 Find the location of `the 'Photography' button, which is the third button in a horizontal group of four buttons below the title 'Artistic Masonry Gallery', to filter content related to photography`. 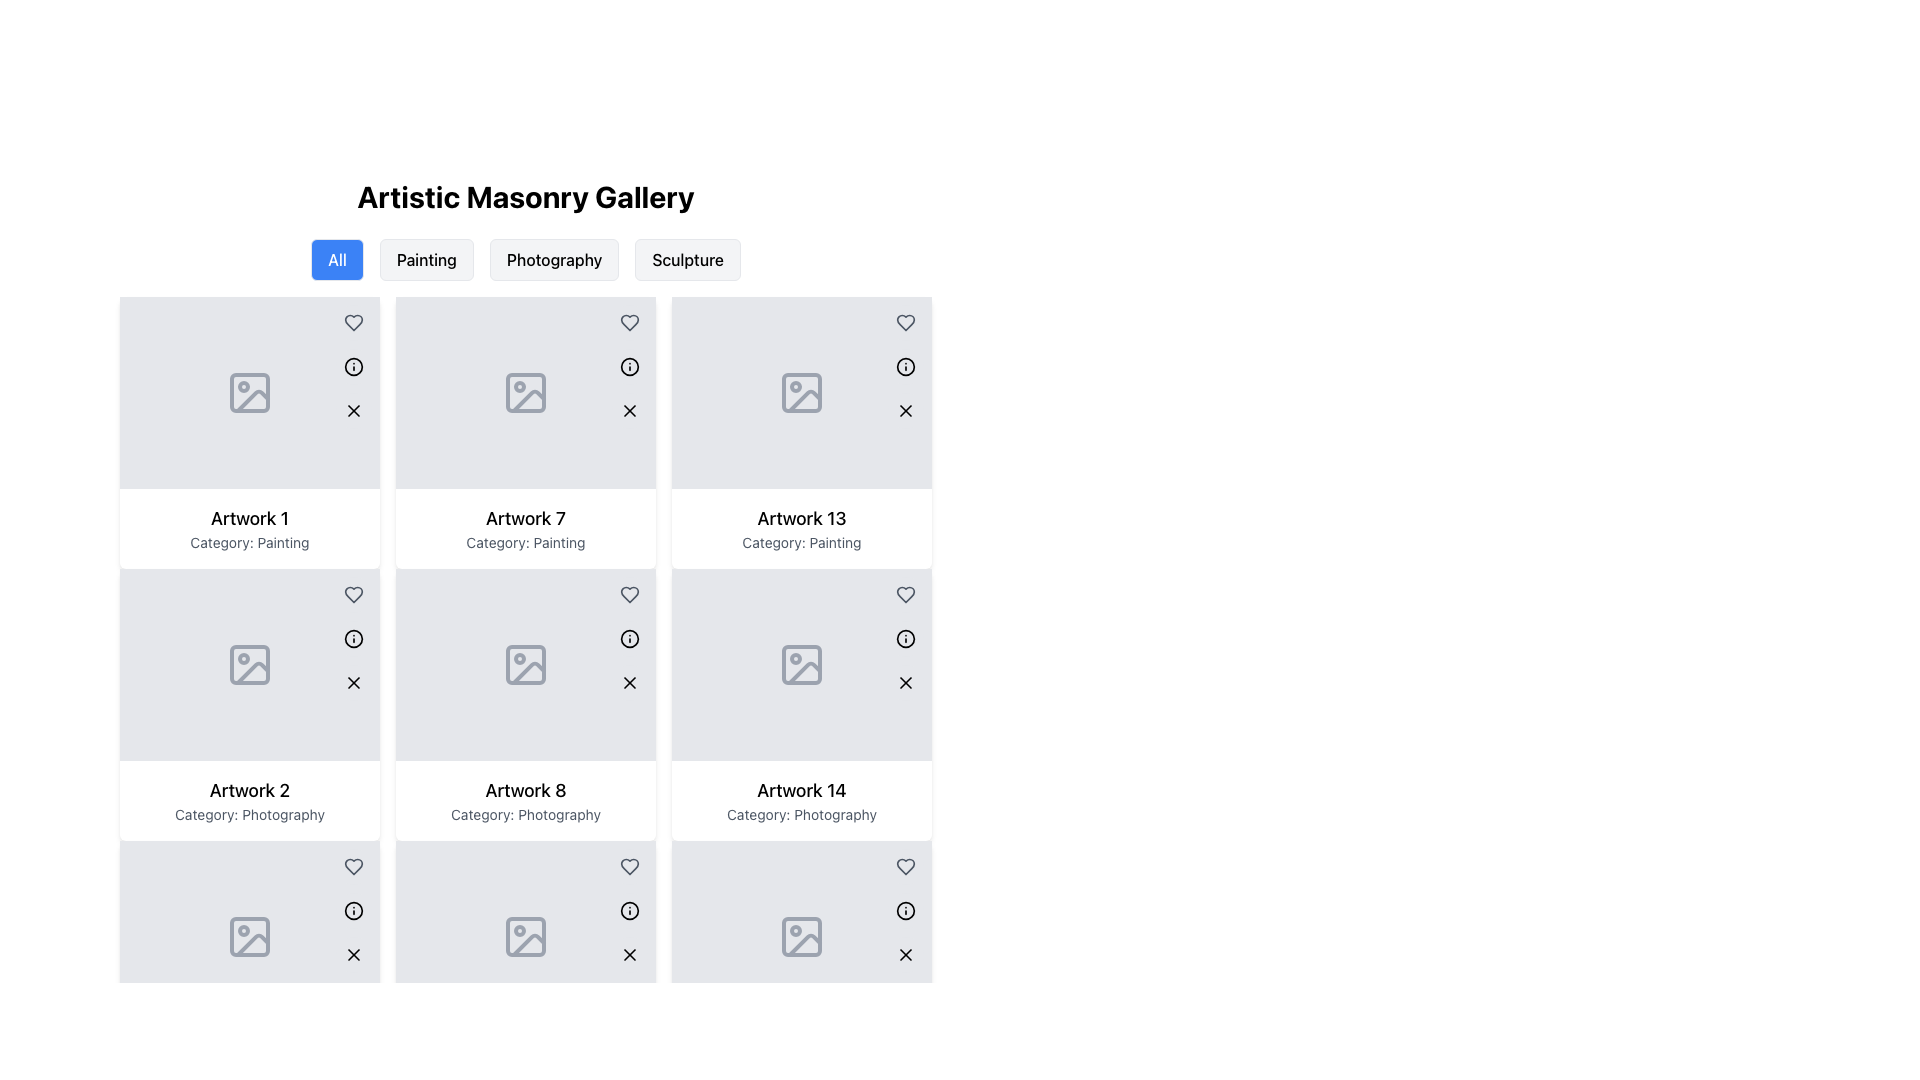

the 'Photography' button, which is the third button in a horizontal group of four buttons below the title 'Artistic Masonry Gallery', to filter content related to photography is located at coordinates (526, 258).